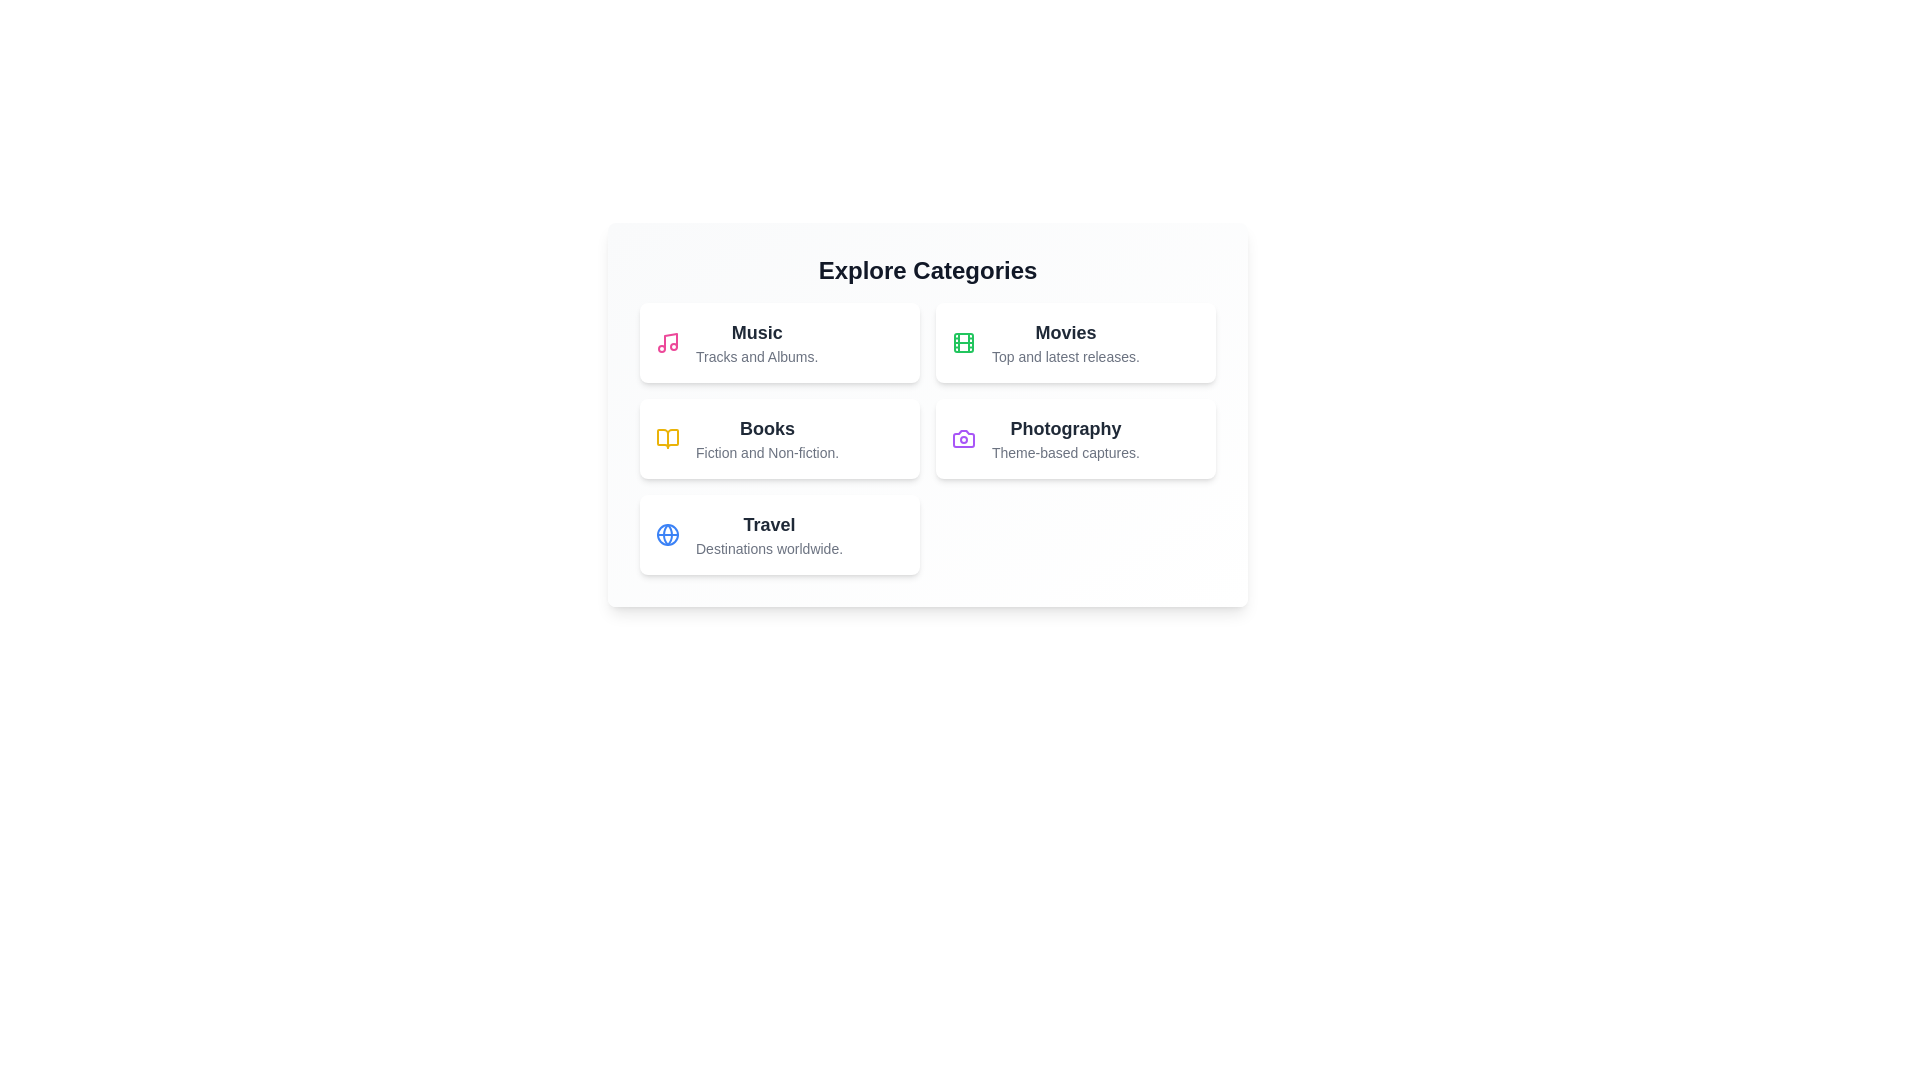 Image resolution: width=1920 pixels, height=1080 pixels. I want to click on the category card corresponding to Movies, so click(1074, 342).